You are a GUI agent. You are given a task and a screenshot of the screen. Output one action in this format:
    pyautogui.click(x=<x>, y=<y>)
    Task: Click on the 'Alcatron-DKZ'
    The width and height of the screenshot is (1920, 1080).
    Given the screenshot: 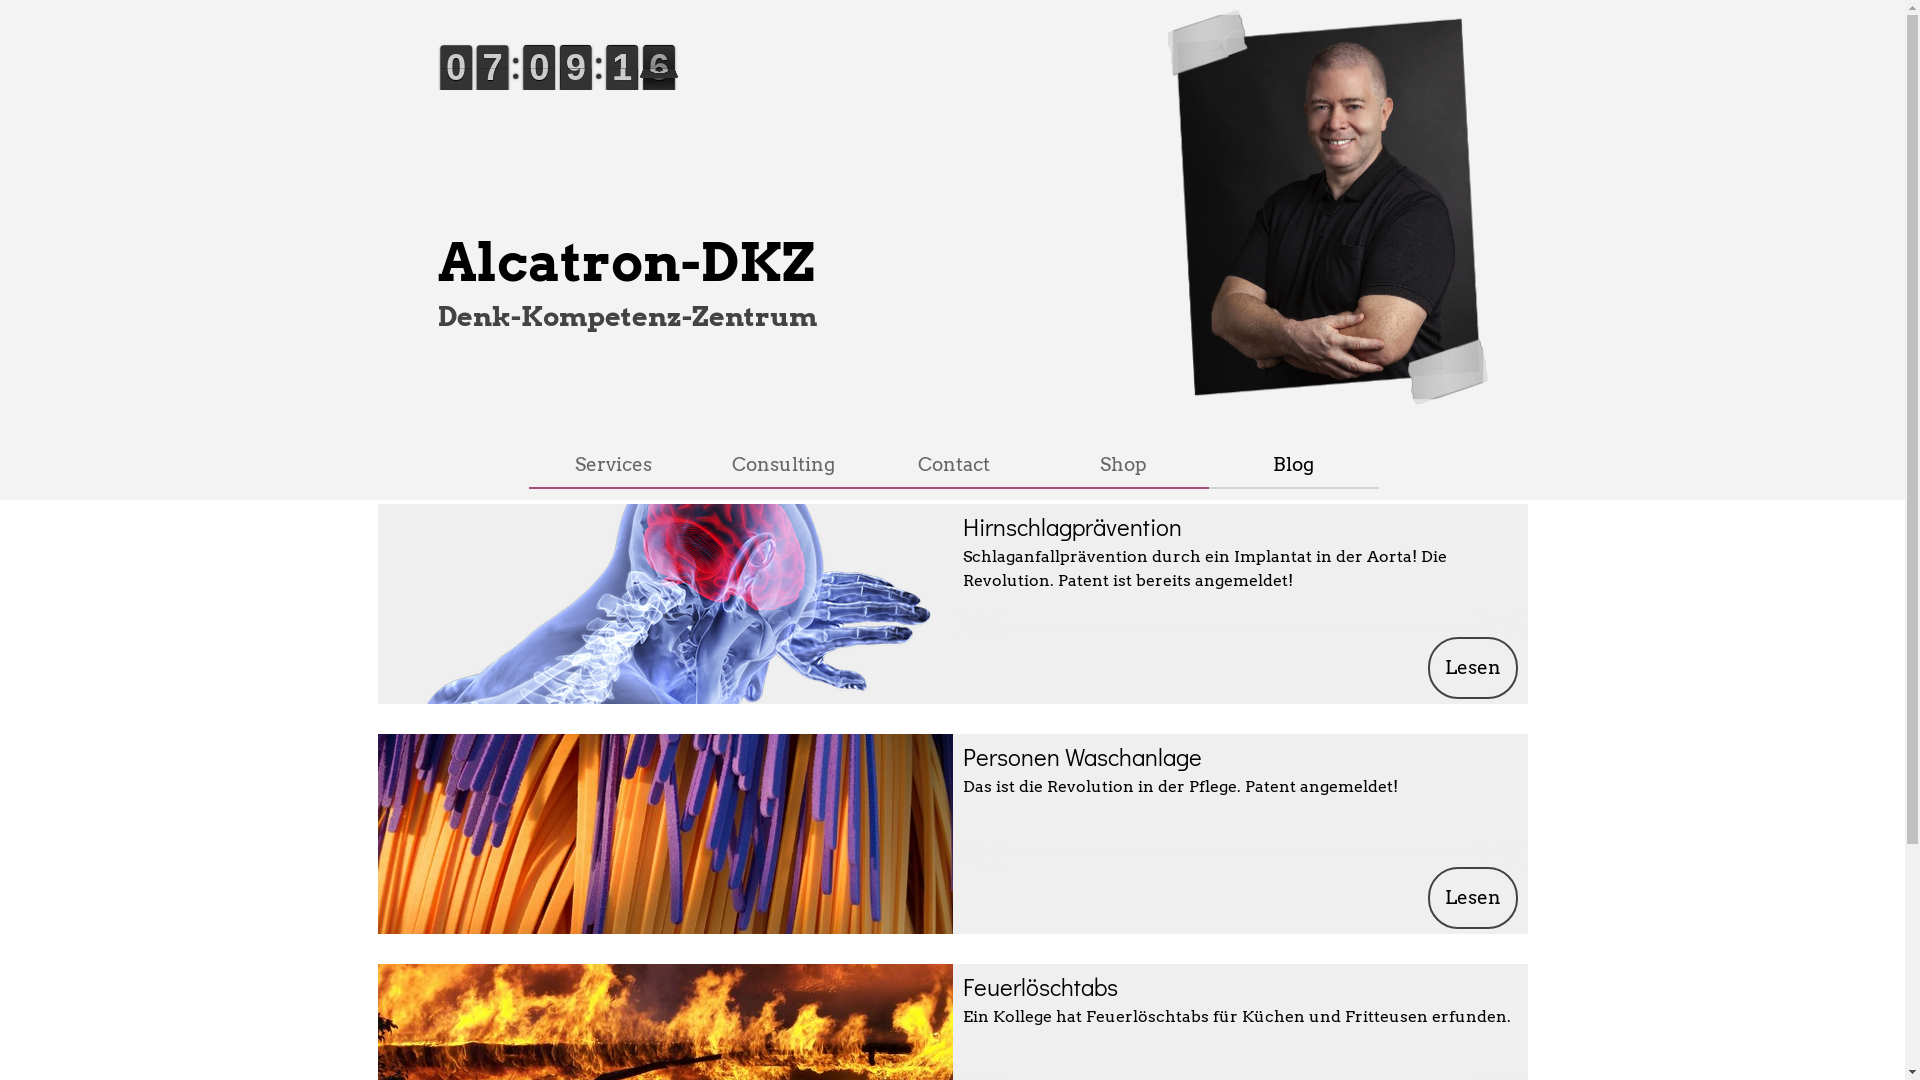 What is the action you would take?
    pyautogui.click(x=625, y=261)
    